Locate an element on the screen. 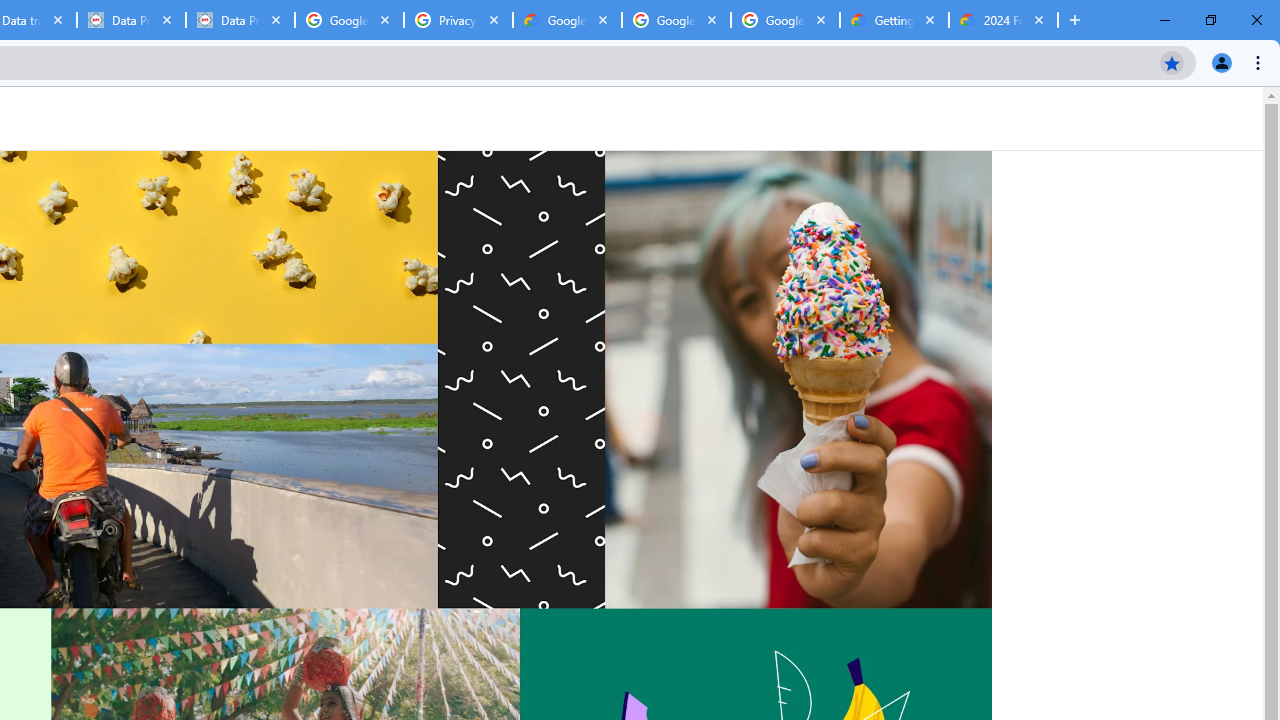  'Google Cloud Terms Directory | Google Cloud' is located at coordinates (566, 20).